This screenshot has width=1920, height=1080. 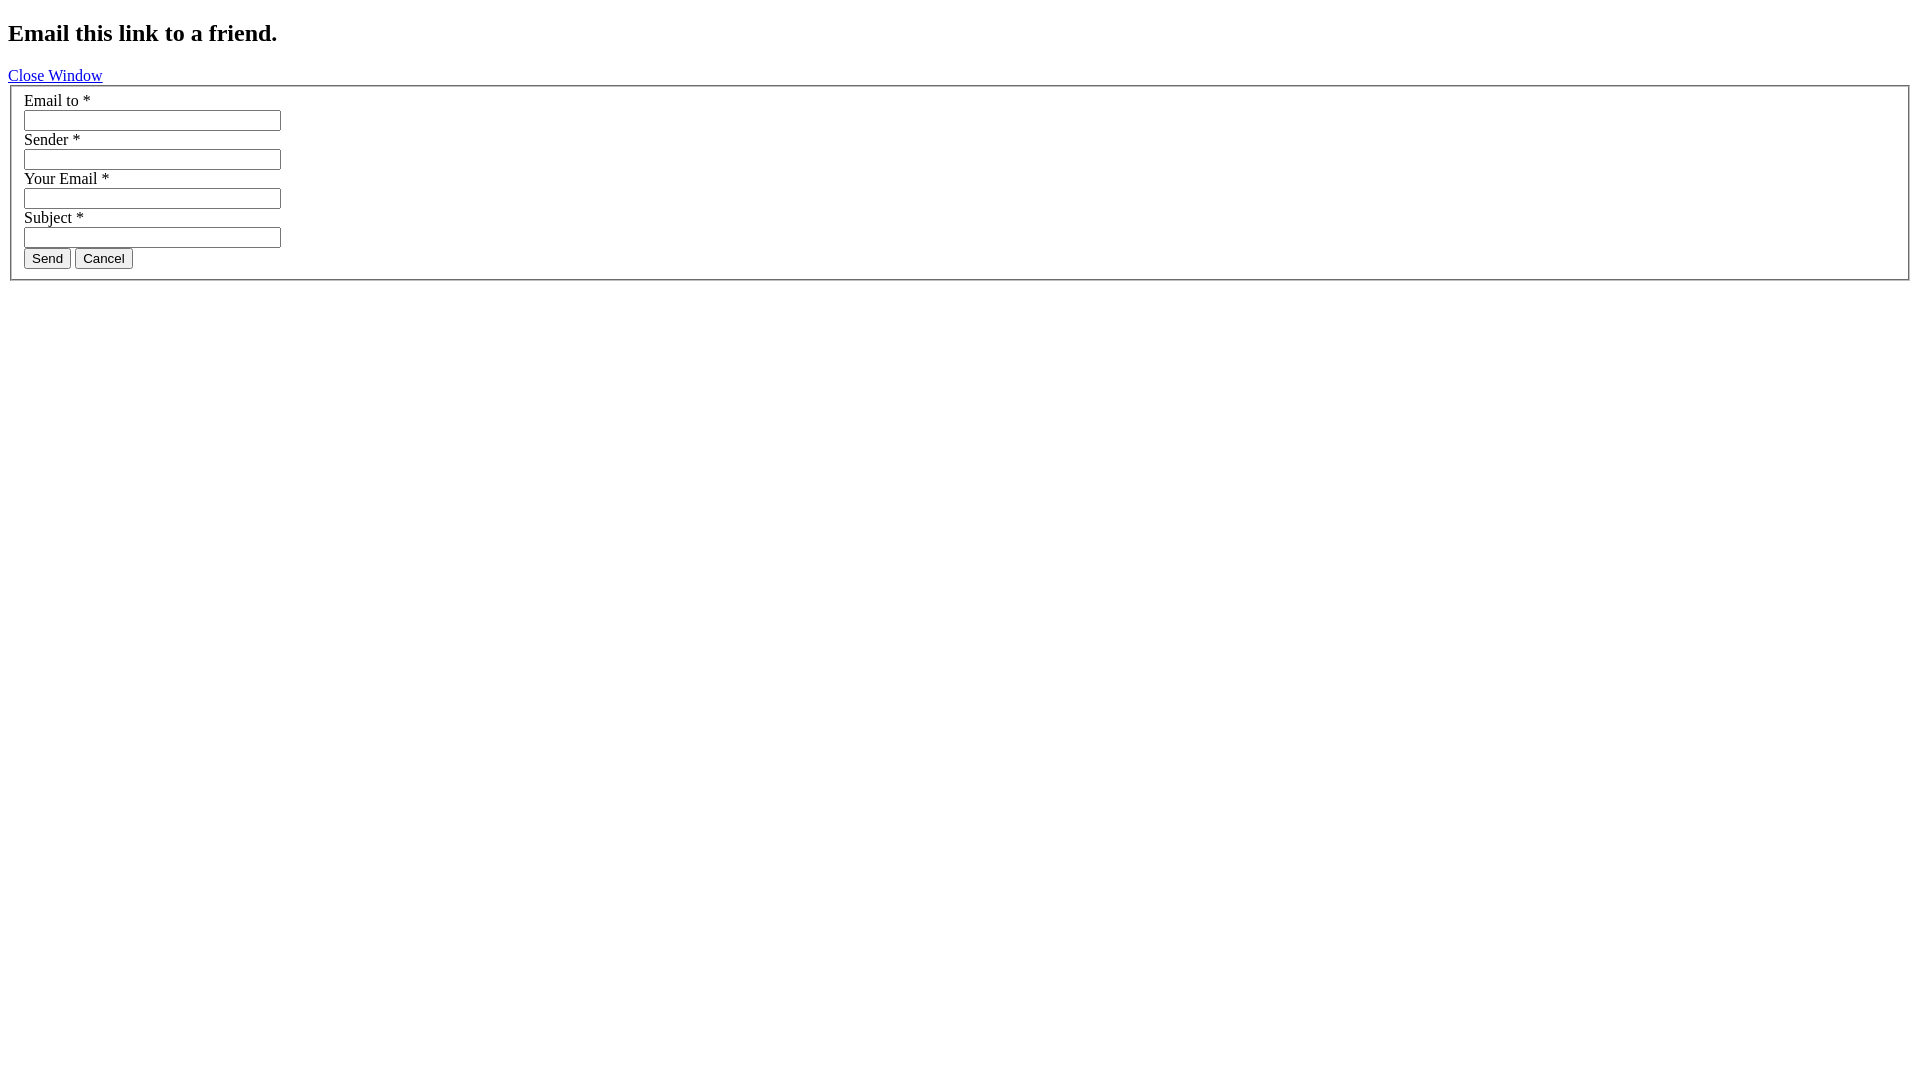 What do you see at coordinates (103, 257) in the screenshot?
I see `'Cancel'` at bounding box center [103, 257].